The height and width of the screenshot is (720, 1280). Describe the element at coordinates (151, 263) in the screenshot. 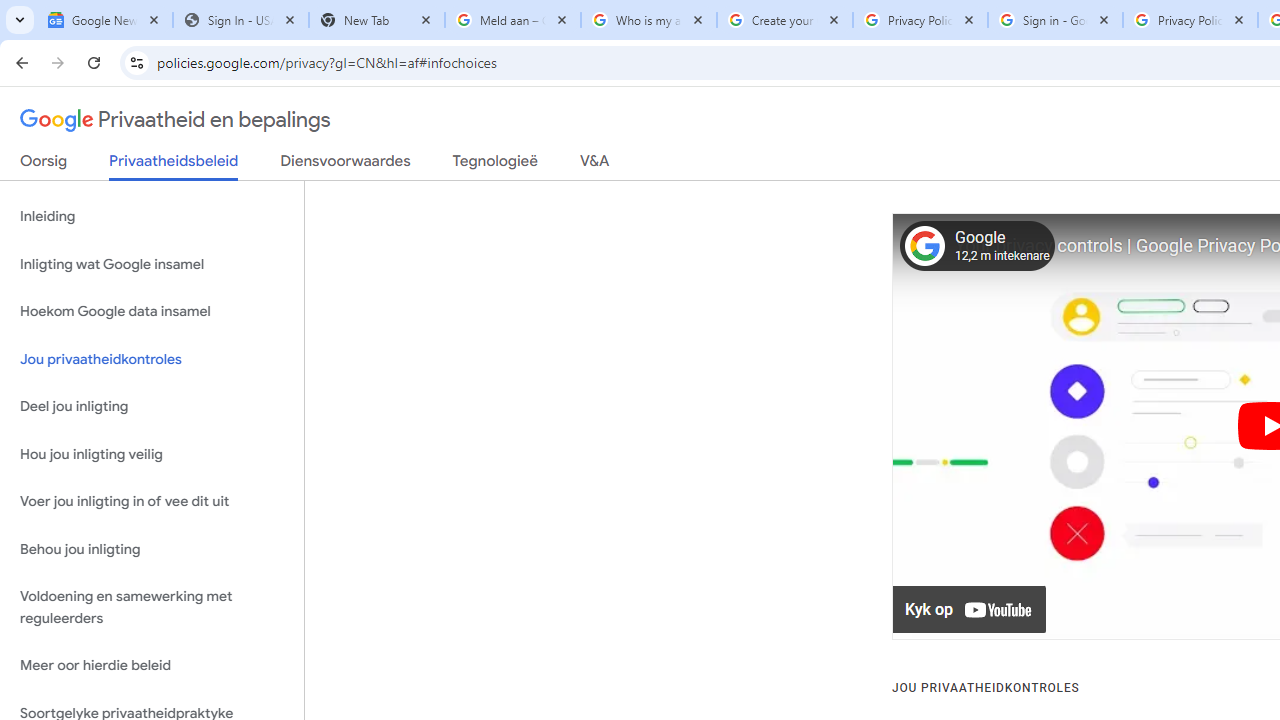

I see `'Inligting wat Google insamel'` at that location.